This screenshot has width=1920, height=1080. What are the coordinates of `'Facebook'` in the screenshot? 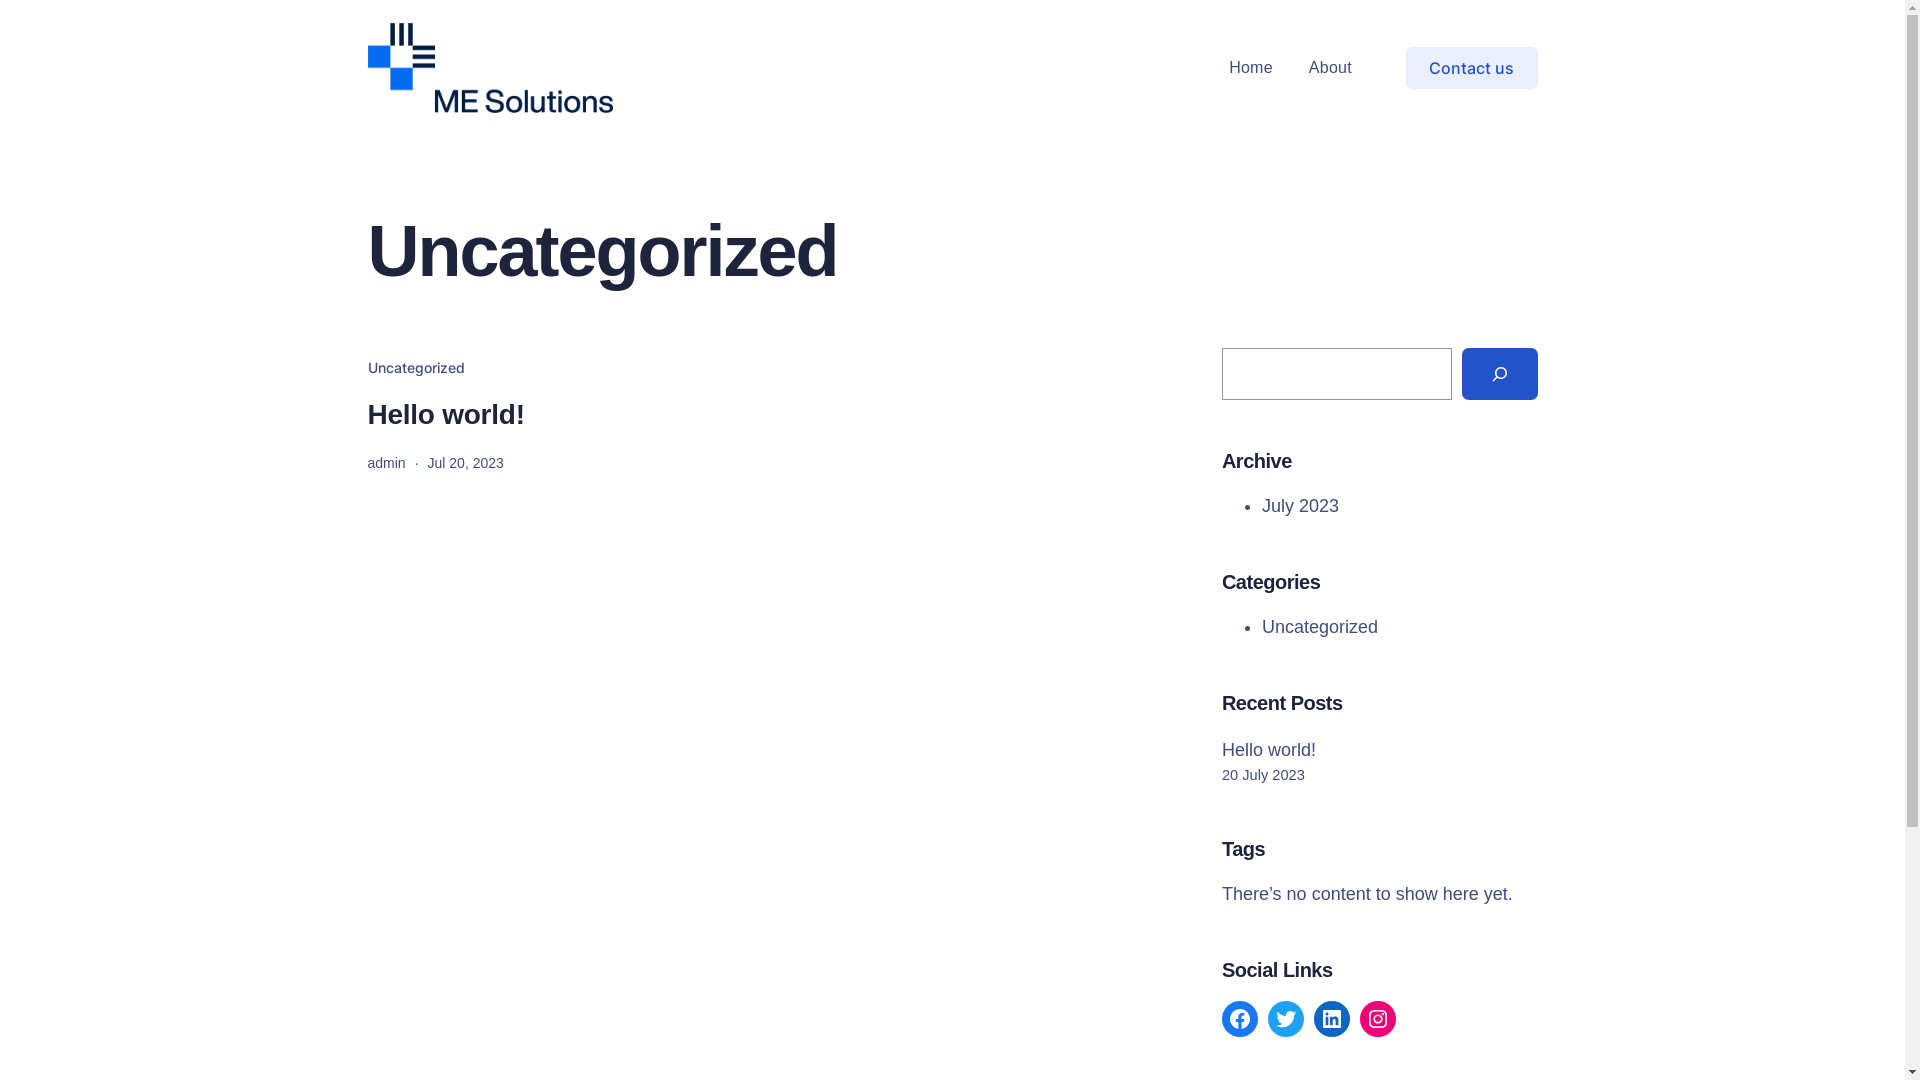 It's located at (1238, 1018).